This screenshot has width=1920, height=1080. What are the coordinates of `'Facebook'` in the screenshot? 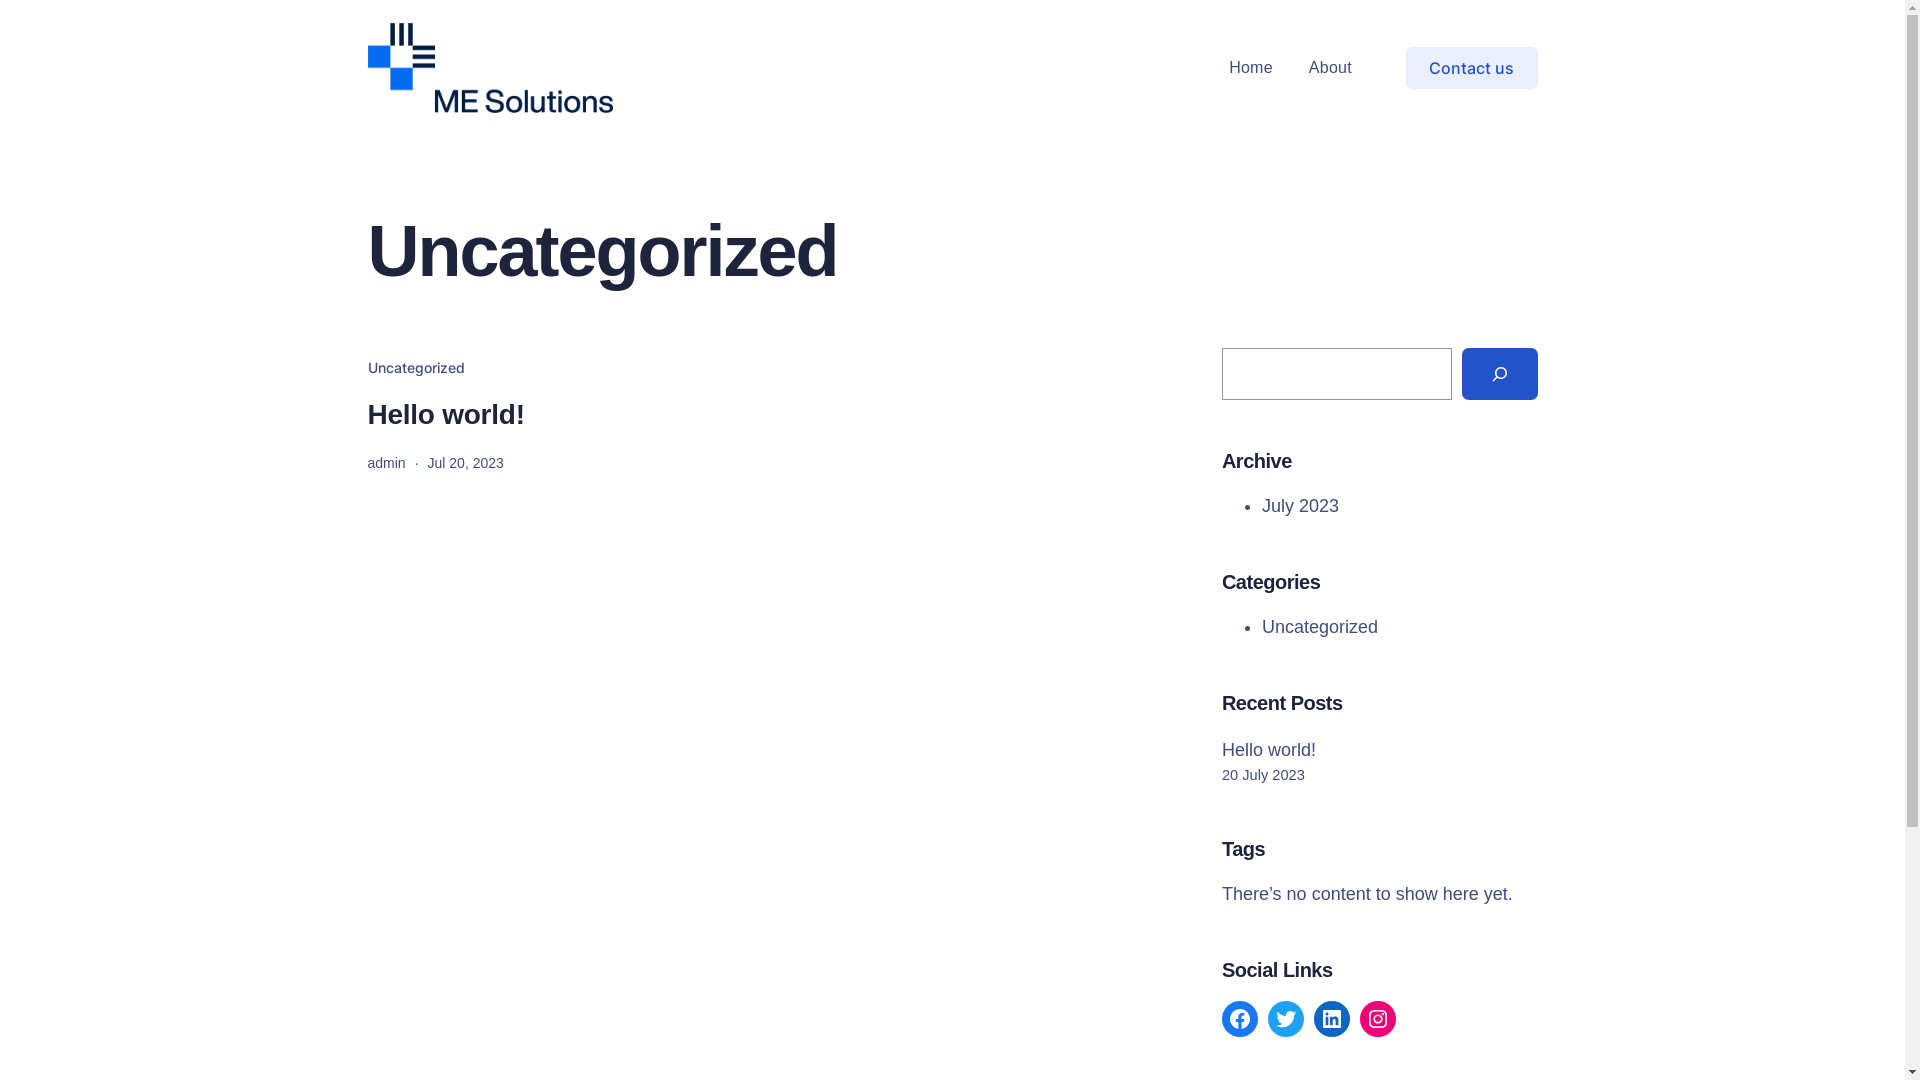 It's located at (1238, 1018).